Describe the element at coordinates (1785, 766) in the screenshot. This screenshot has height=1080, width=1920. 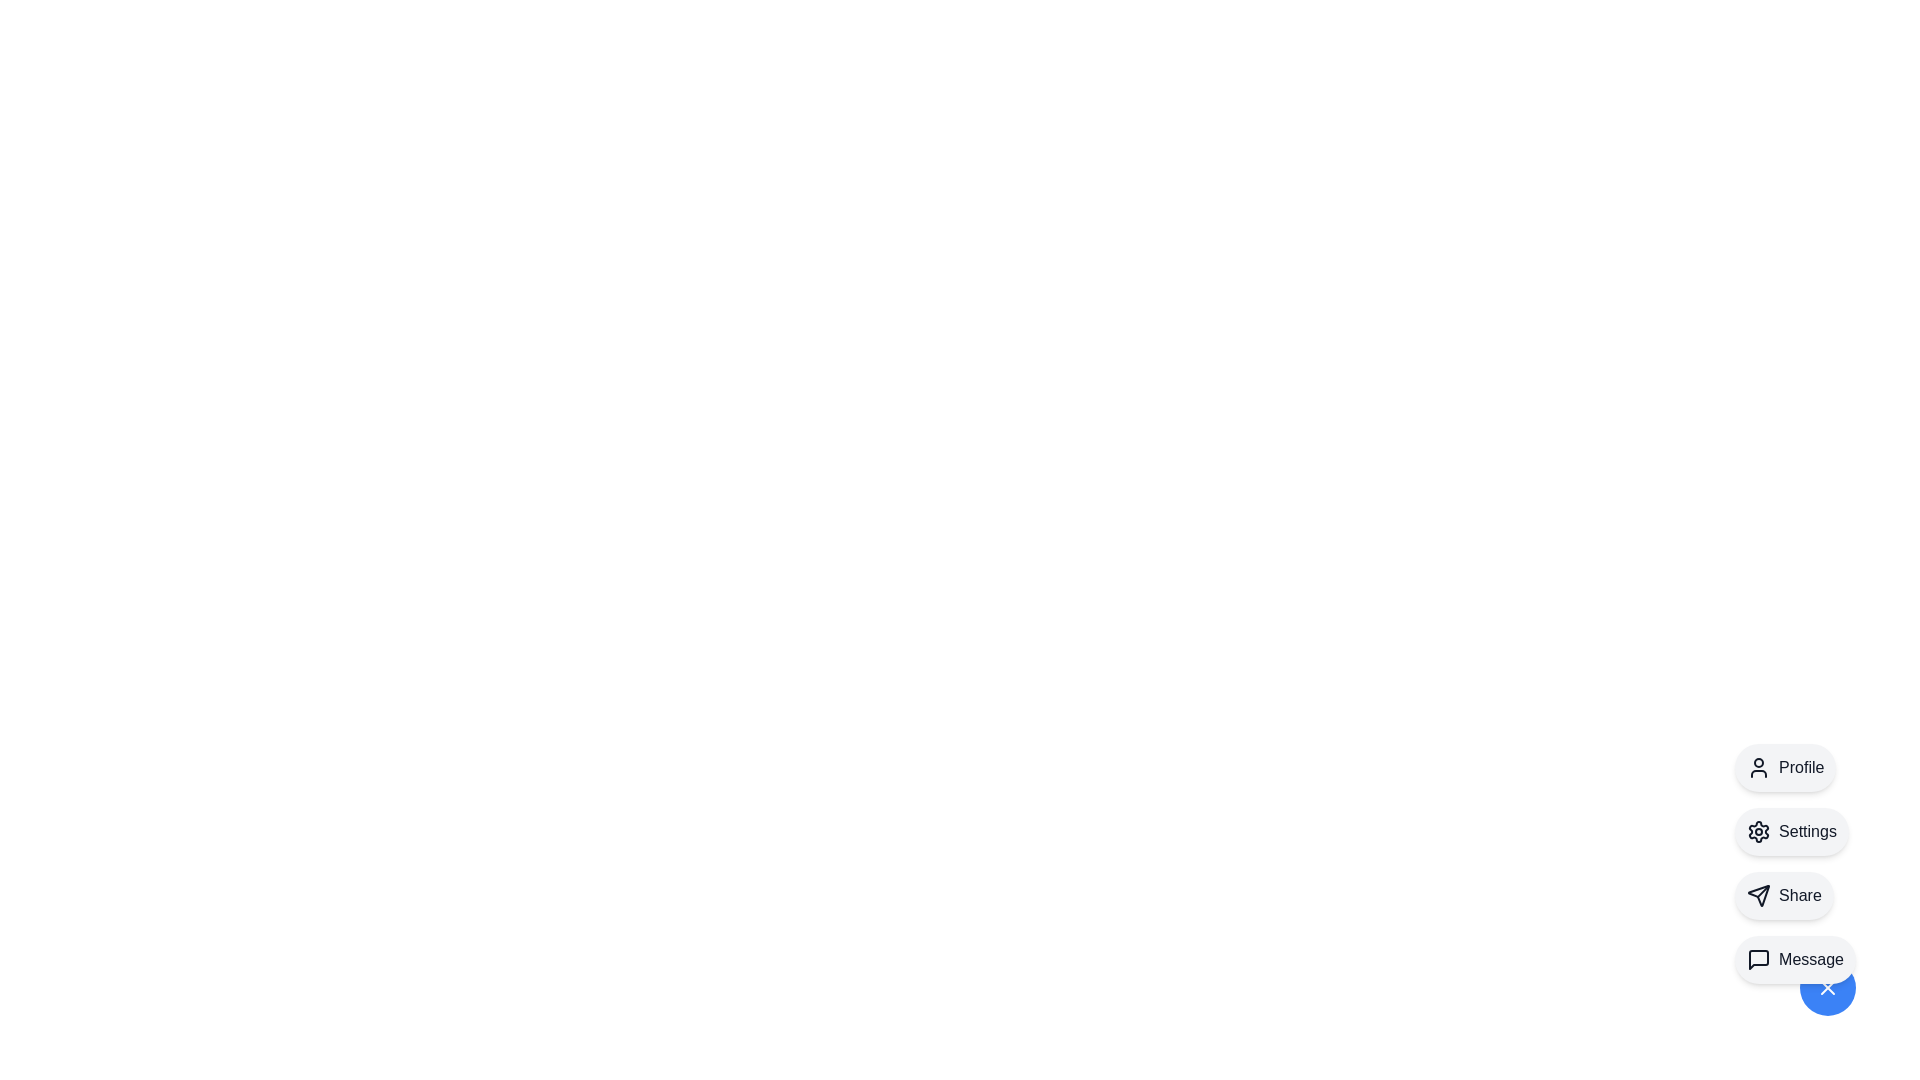
I see `the Profile button to reveal its tooltip` at that location.